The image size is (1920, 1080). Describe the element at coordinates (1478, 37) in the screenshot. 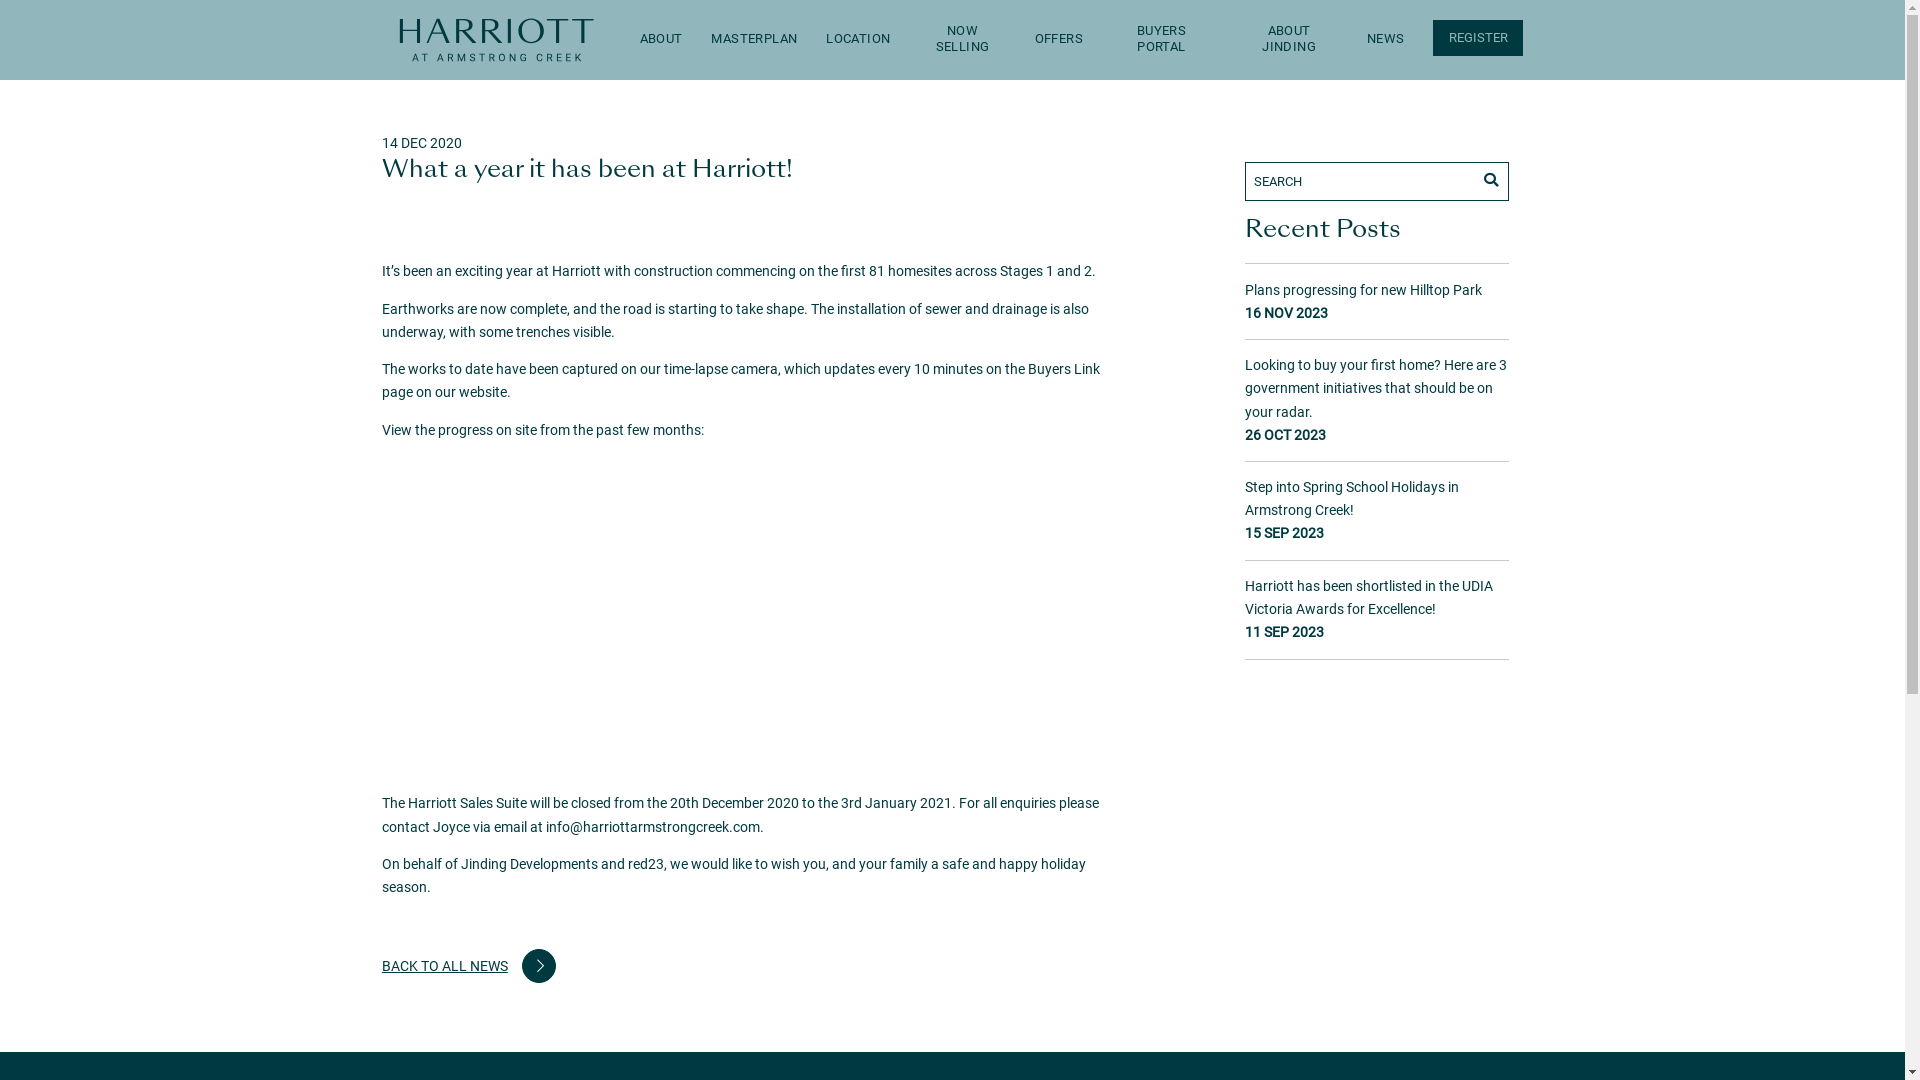

I see `'REGISTER'` at that location.